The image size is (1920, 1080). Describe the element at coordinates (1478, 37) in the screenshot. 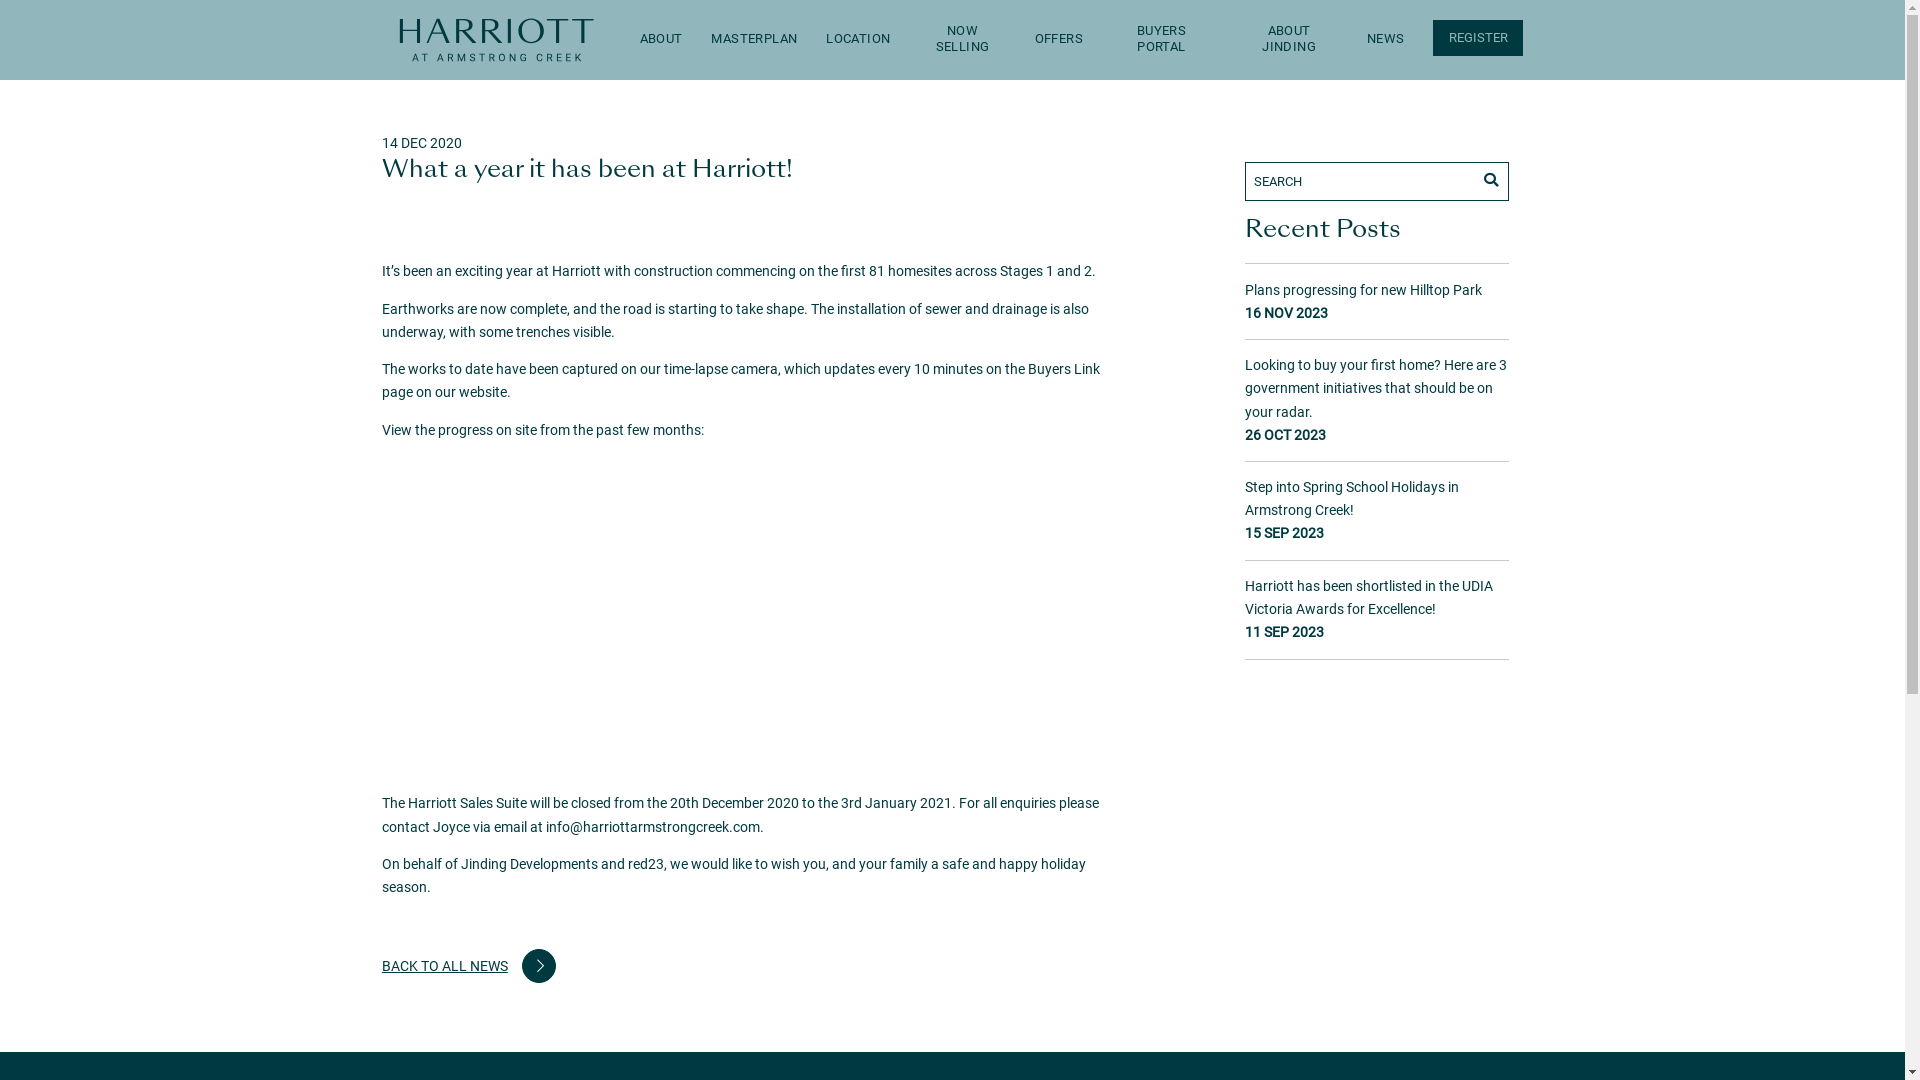

I see `'REGISTER'` at that location.